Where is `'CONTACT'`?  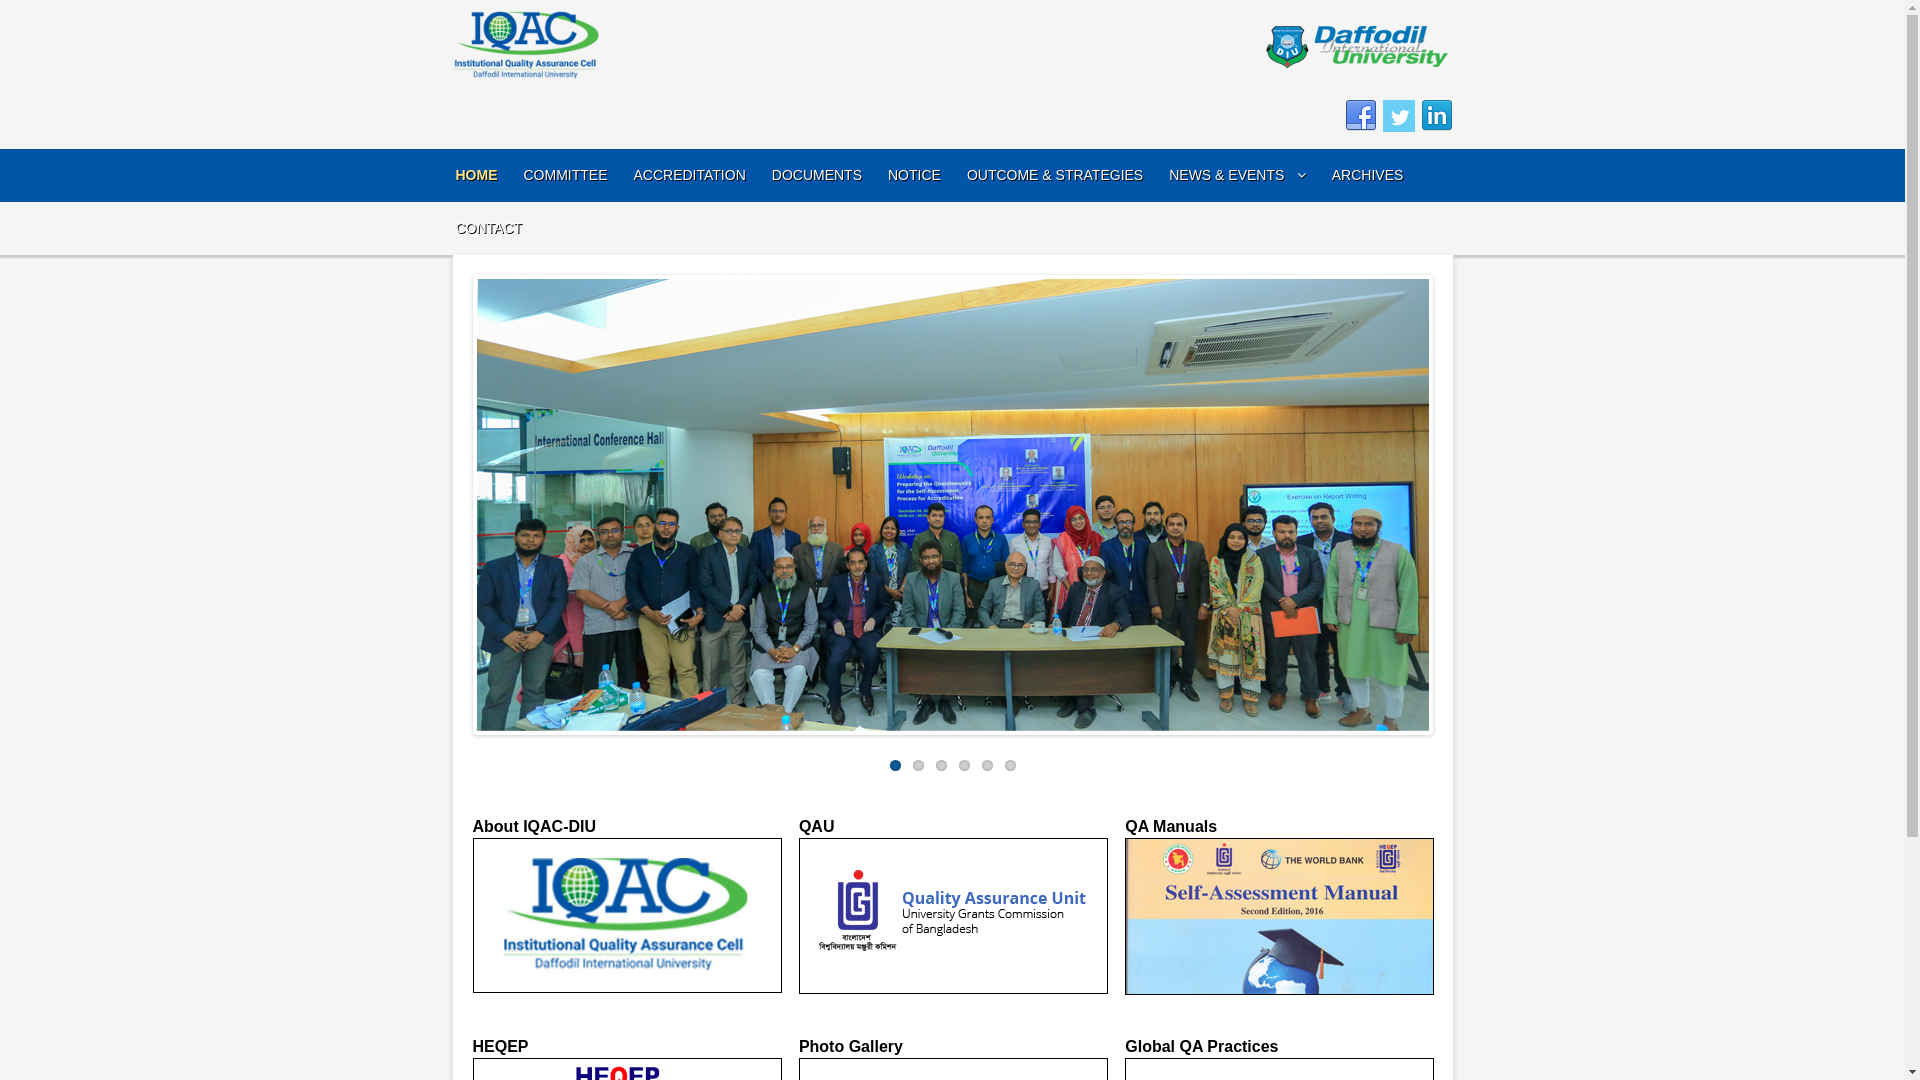
'CONTACT' is located at coordinates (455, 227).